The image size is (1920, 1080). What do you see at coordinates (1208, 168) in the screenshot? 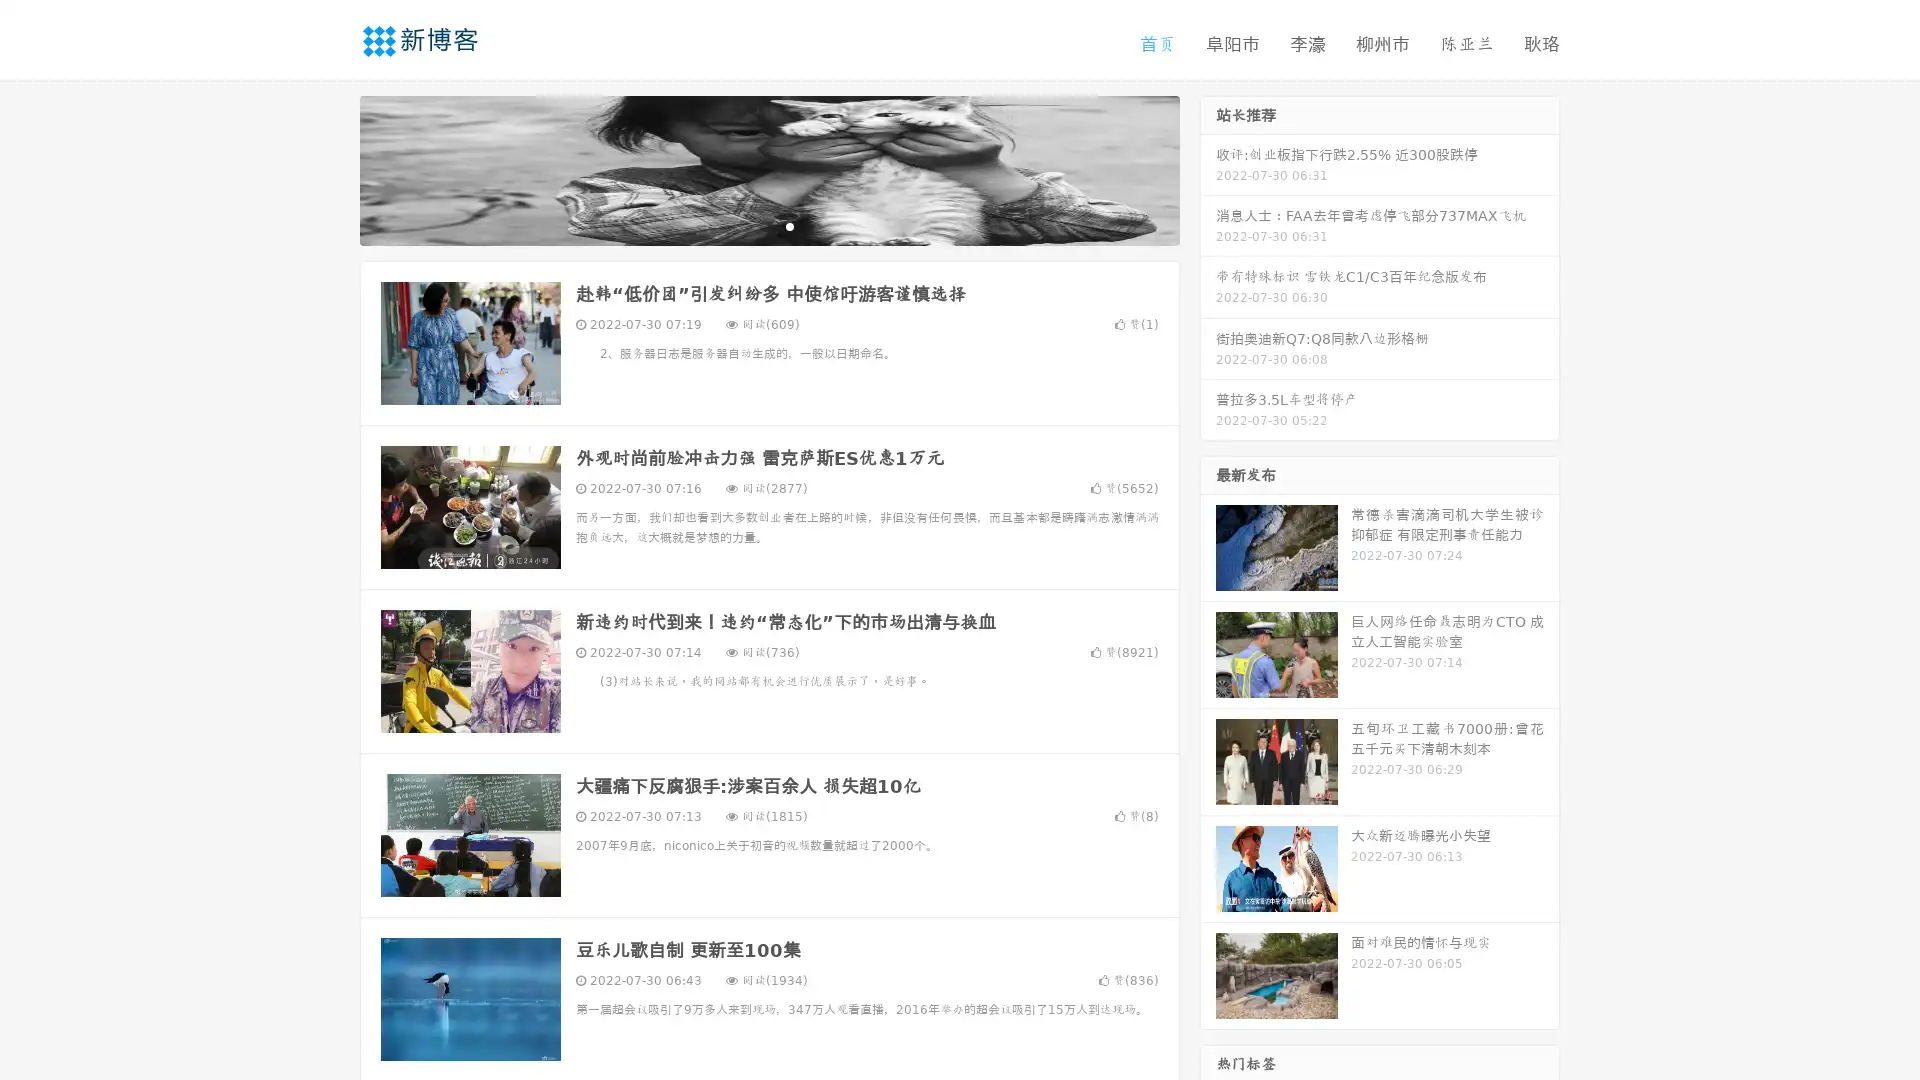
I see `Next slide` at bounding box center [1208, 168].